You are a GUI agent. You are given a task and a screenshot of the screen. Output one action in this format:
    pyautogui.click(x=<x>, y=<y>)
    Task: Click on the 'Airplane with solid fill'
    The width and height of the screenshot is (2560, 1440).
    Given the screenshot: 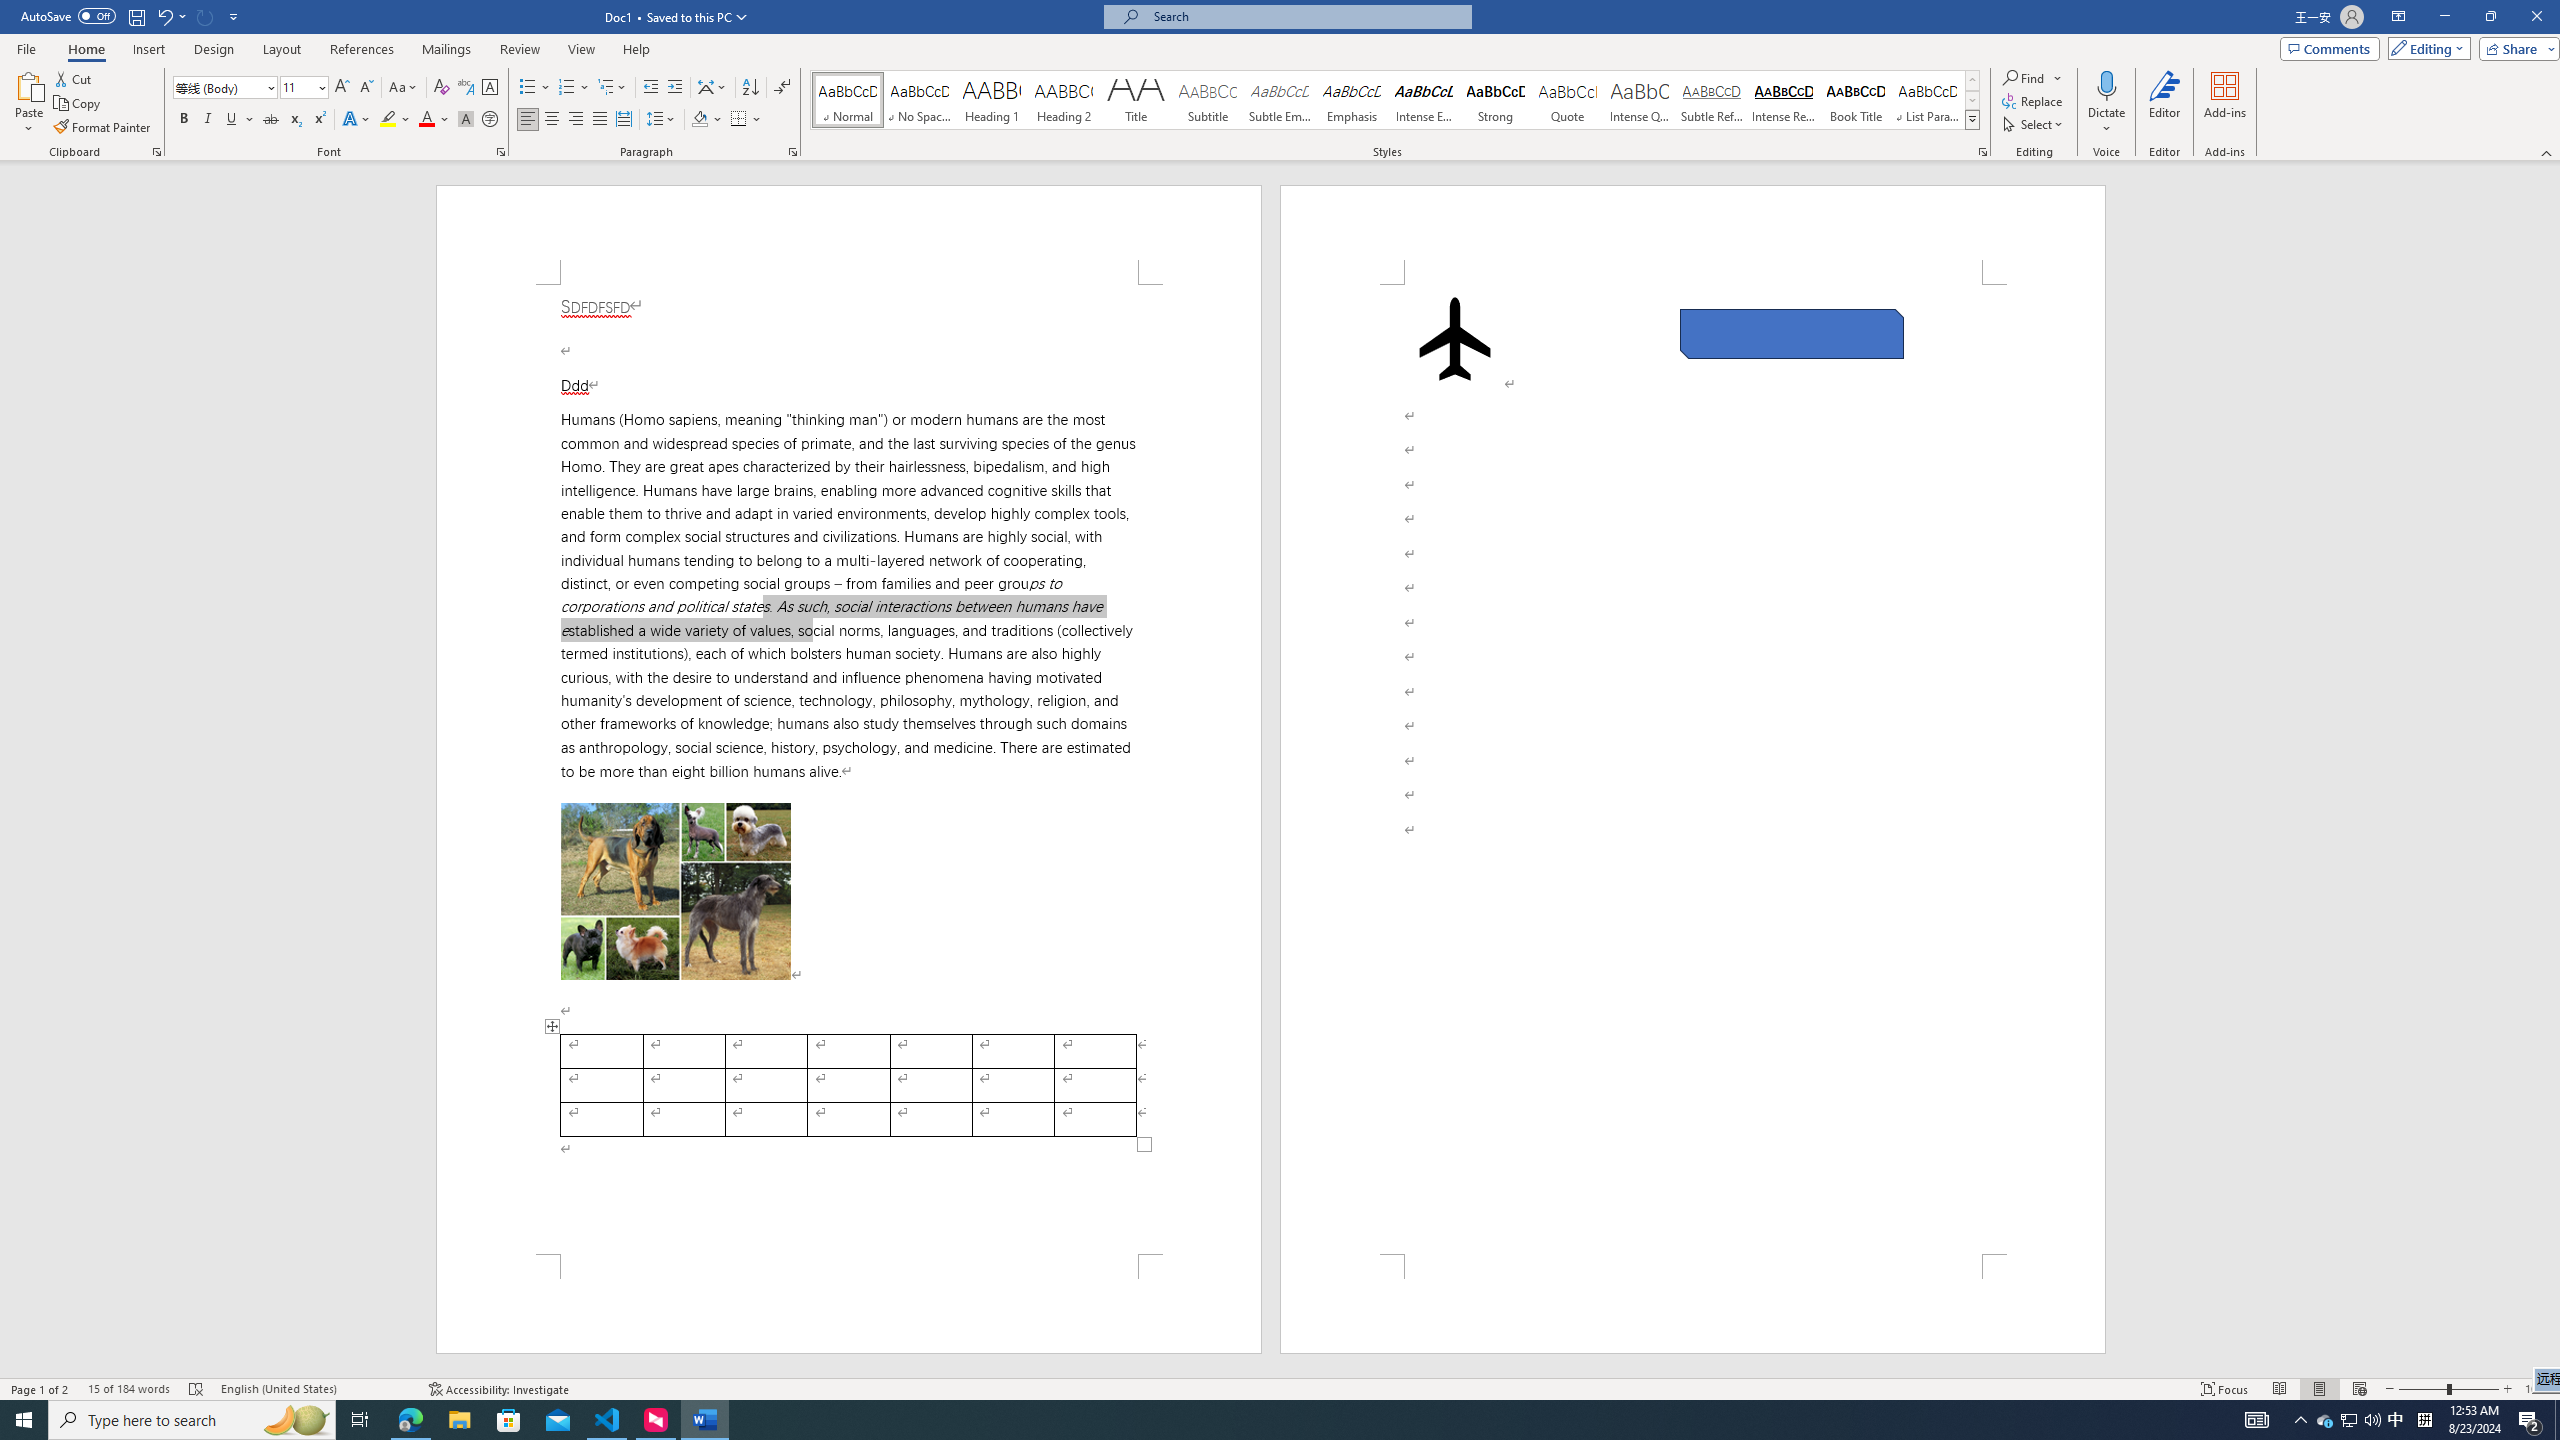 What is the action you would take?
    pyautogui.click(x=1455, y=338)
    